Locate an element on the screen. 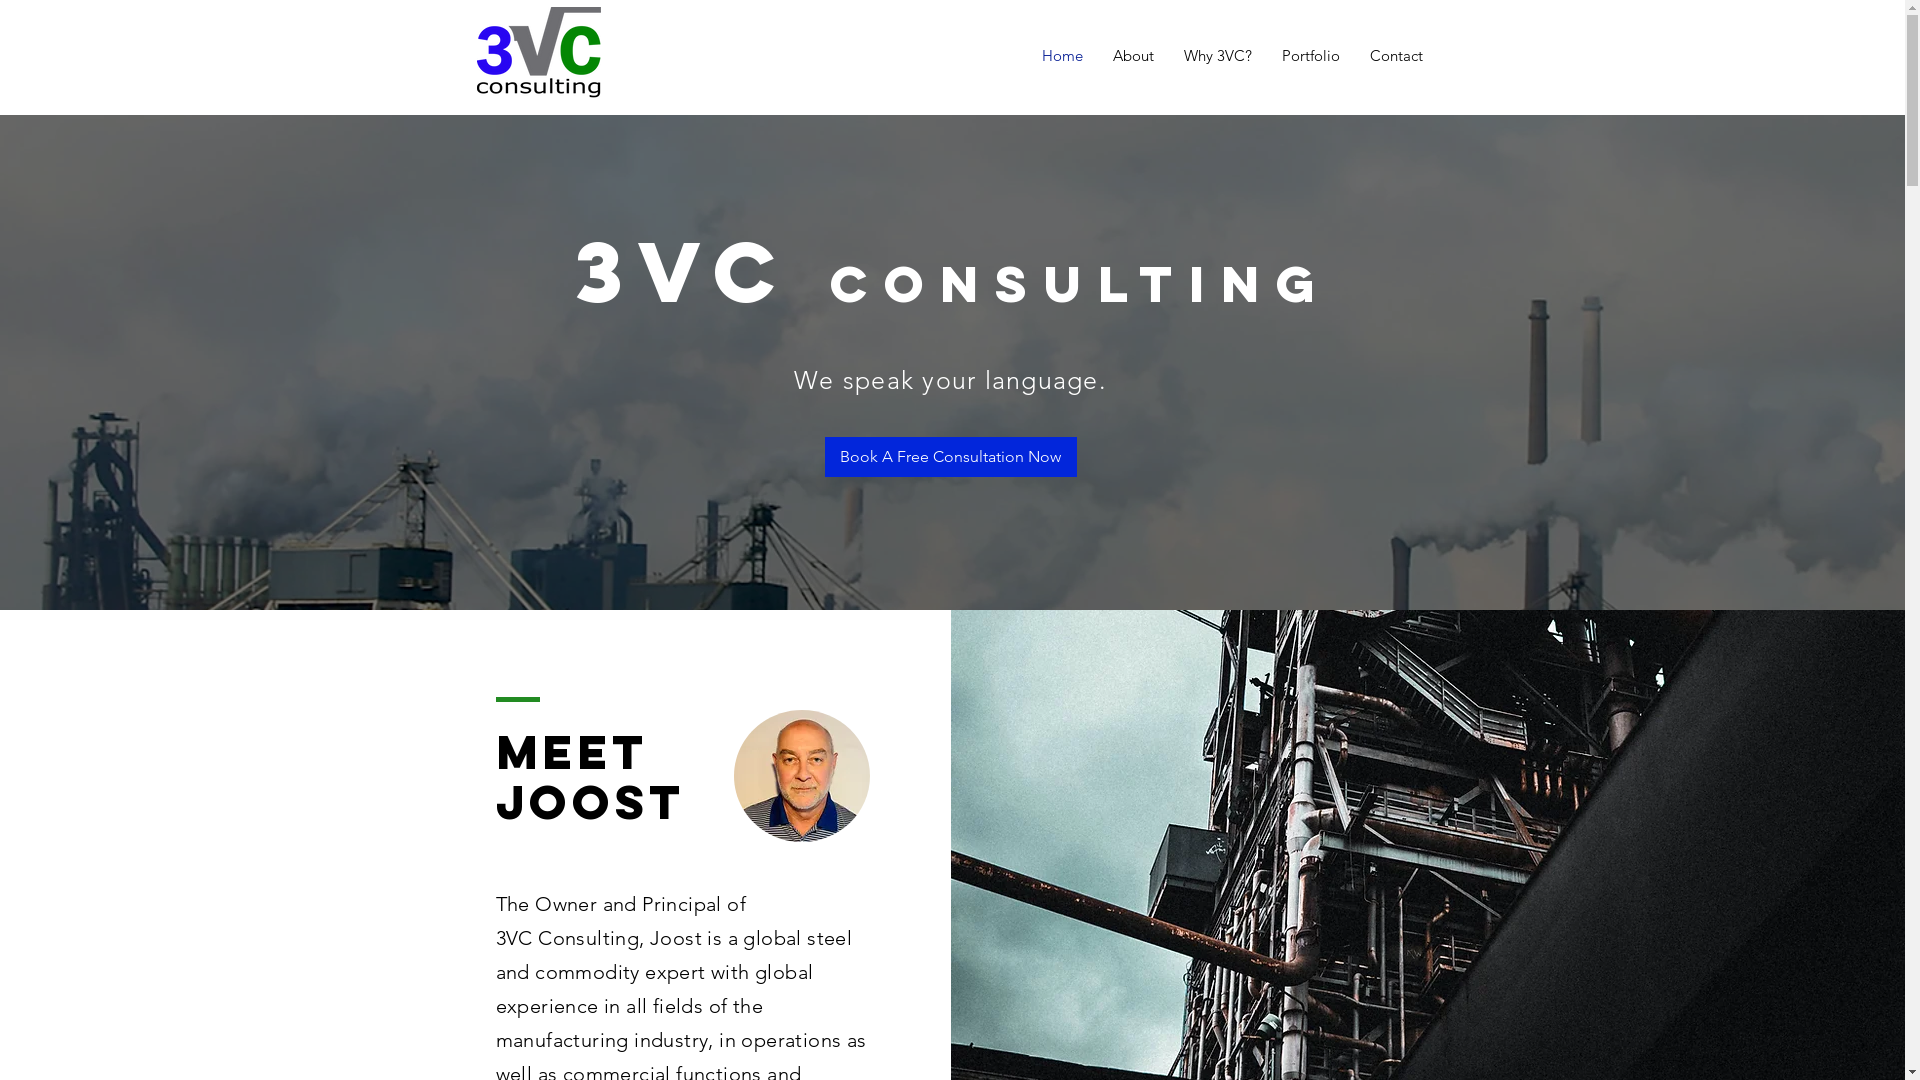 Image resolution: width=1920 pixels, height=1080 pixels. 'Book A Free Consultation Now' is located at coordinates (949, 456).